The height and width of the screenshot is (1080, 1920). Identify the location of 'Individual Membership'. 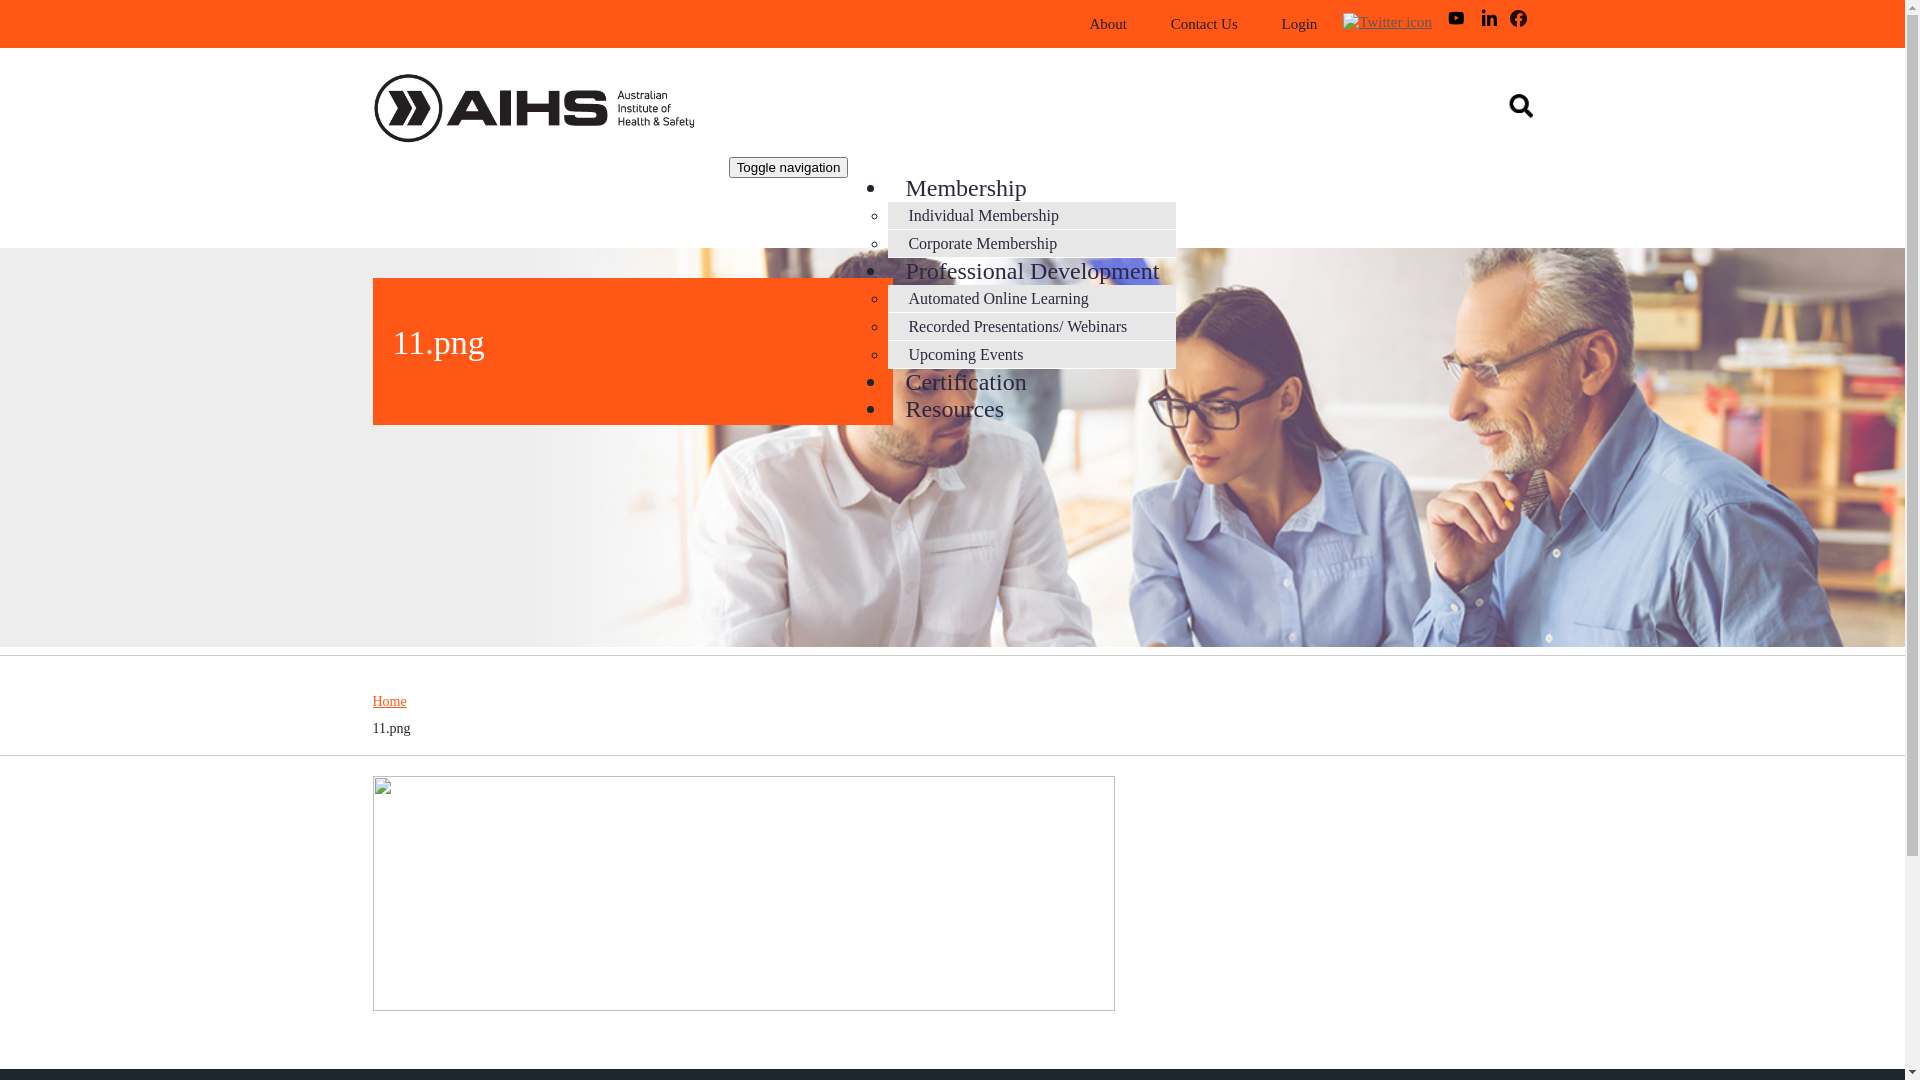
(983, 215).